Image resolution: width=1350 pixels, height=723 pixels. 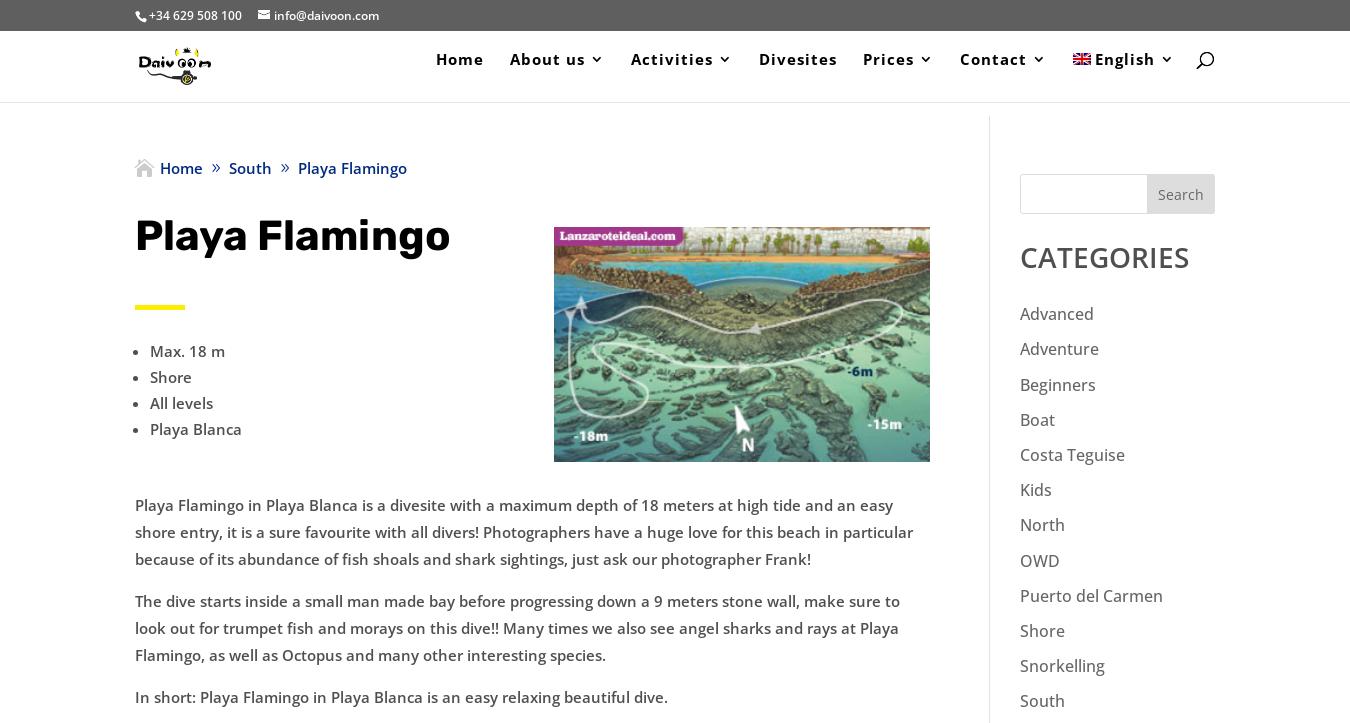 I want to click on 'About us', so click(x=545, y=73).